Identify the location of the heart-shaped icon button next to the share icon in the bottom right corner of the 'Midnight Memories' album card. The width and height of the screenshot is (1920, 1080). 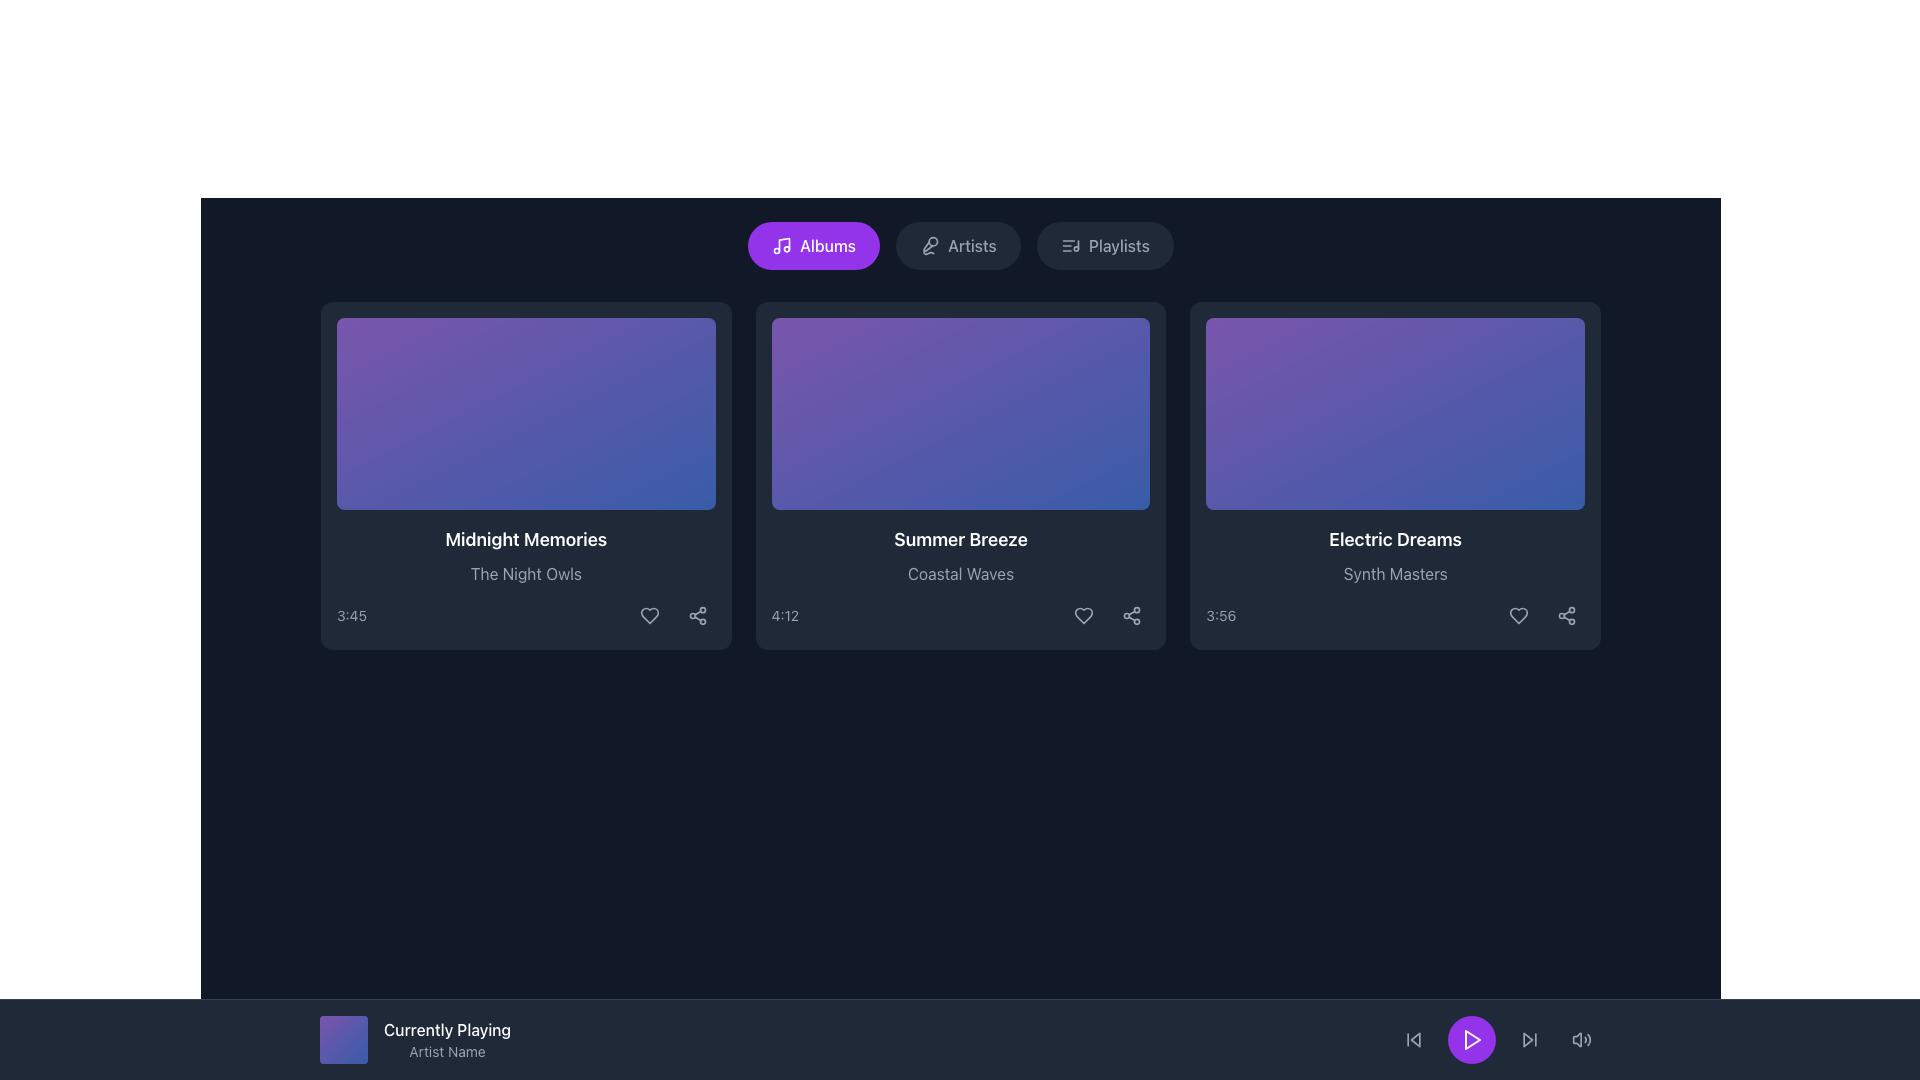
(649, 615).